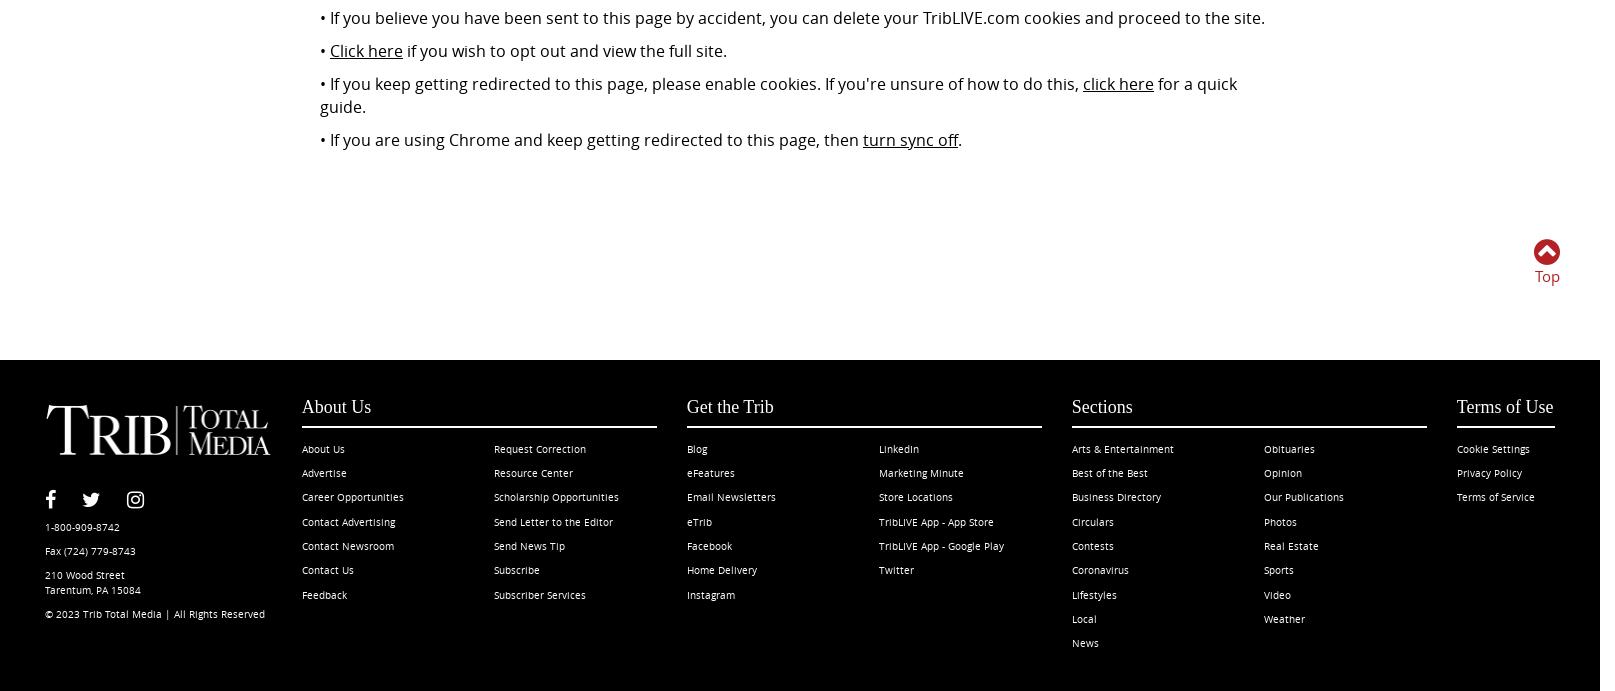  Describe the element at coordinates (553, 520) in the screenshot. I see `'Send Letter to the Editor'` at that location.